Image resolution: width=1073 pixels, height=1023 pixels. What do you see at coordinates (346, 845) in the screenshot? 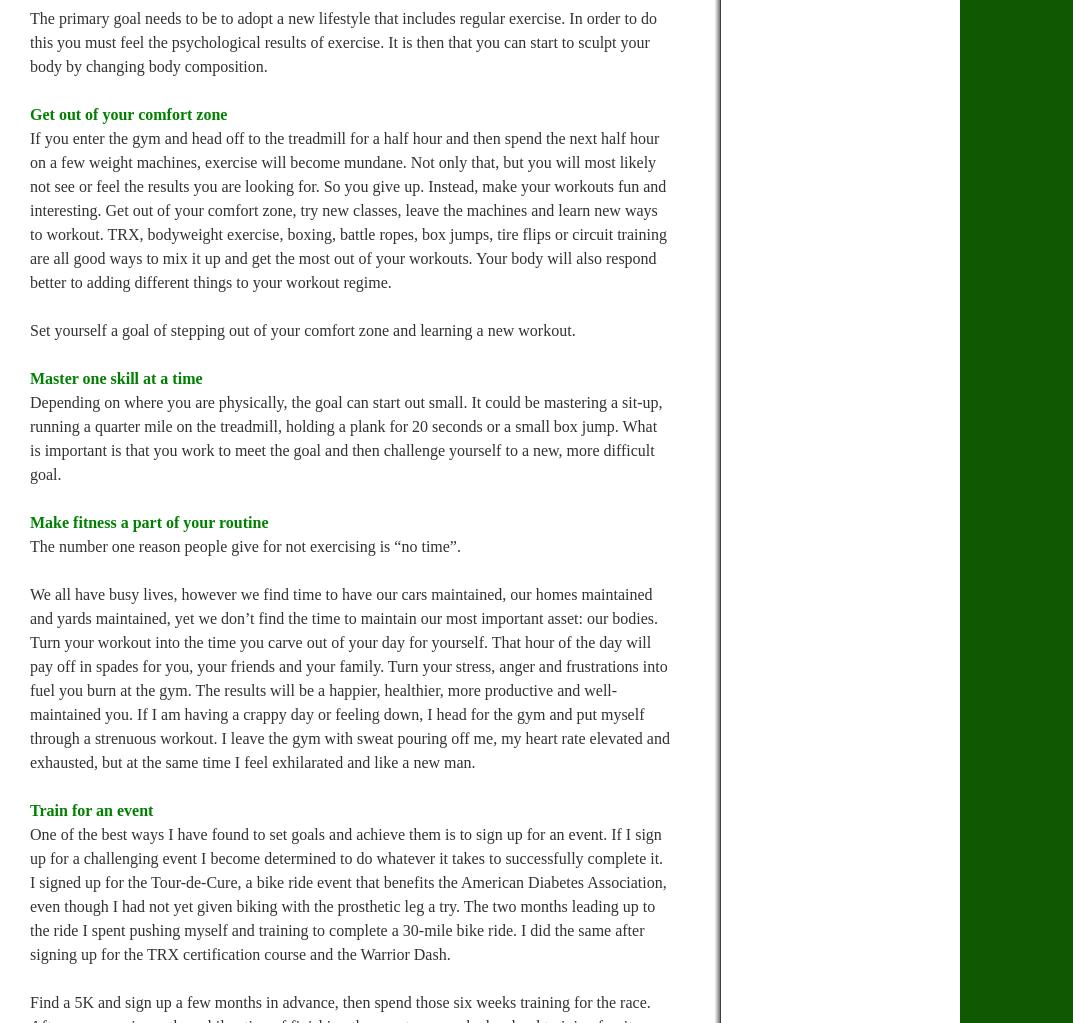
I see `'One of the best ways I have found to set goals and achieve them is to sign up for an event. If I sign up for a challenging event I become determined to do whatever it takes to successfully complete it.'` at bounding box center [346, 845].